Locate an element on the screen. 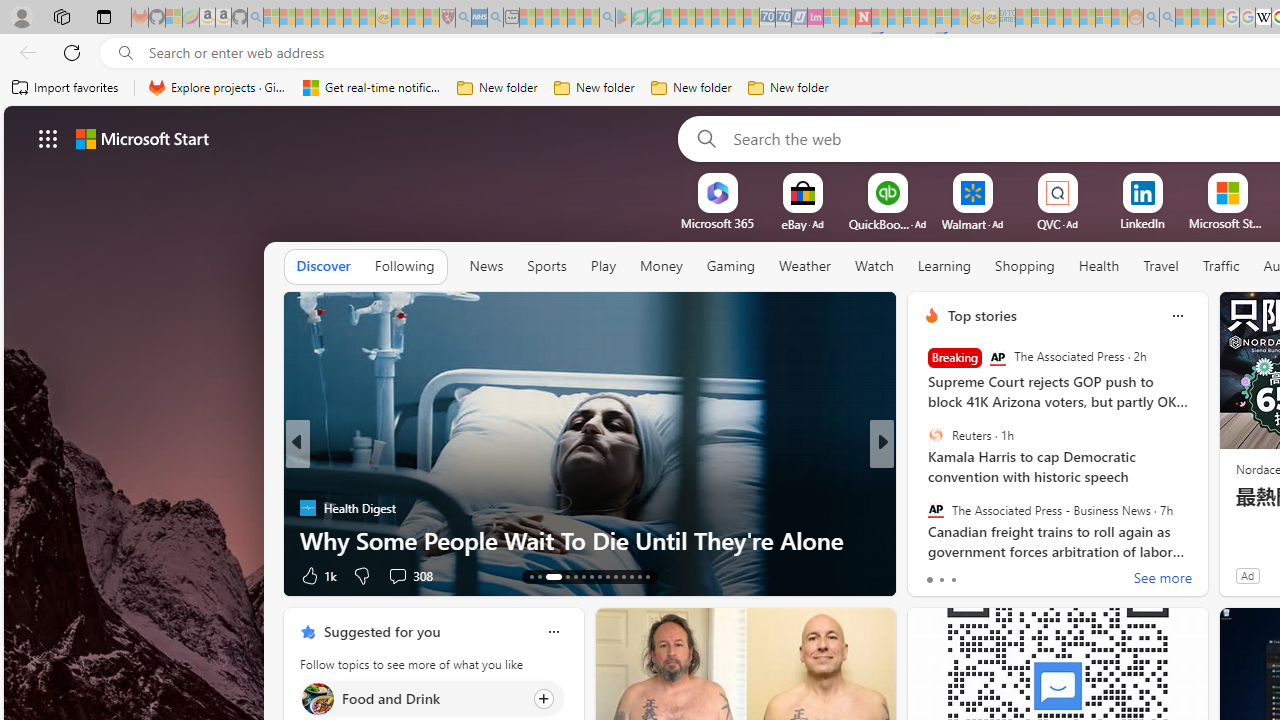  'AutomationID: tab-13' is located at coordinates (531, 577).